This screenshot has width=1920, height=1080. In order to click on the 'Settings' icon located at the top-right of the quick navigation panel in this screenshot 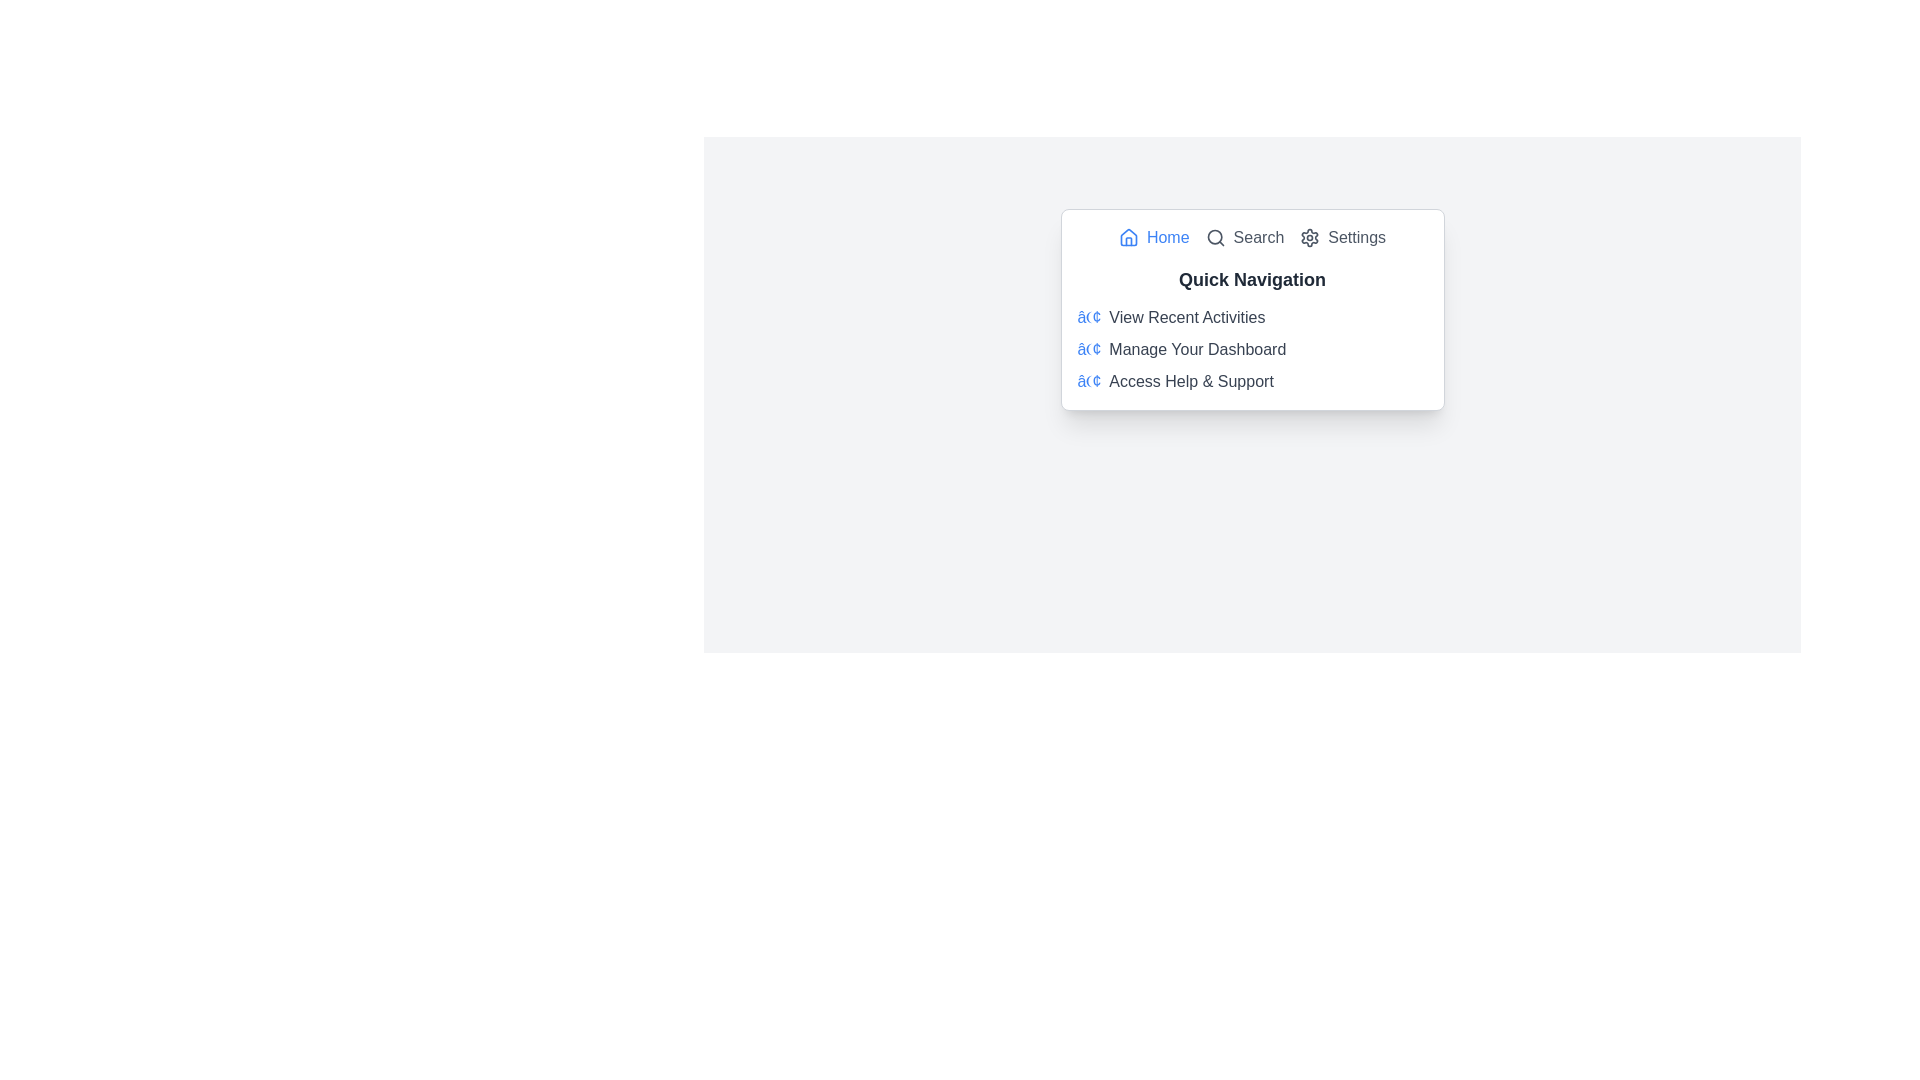, I will do `click(1310, 237)`.